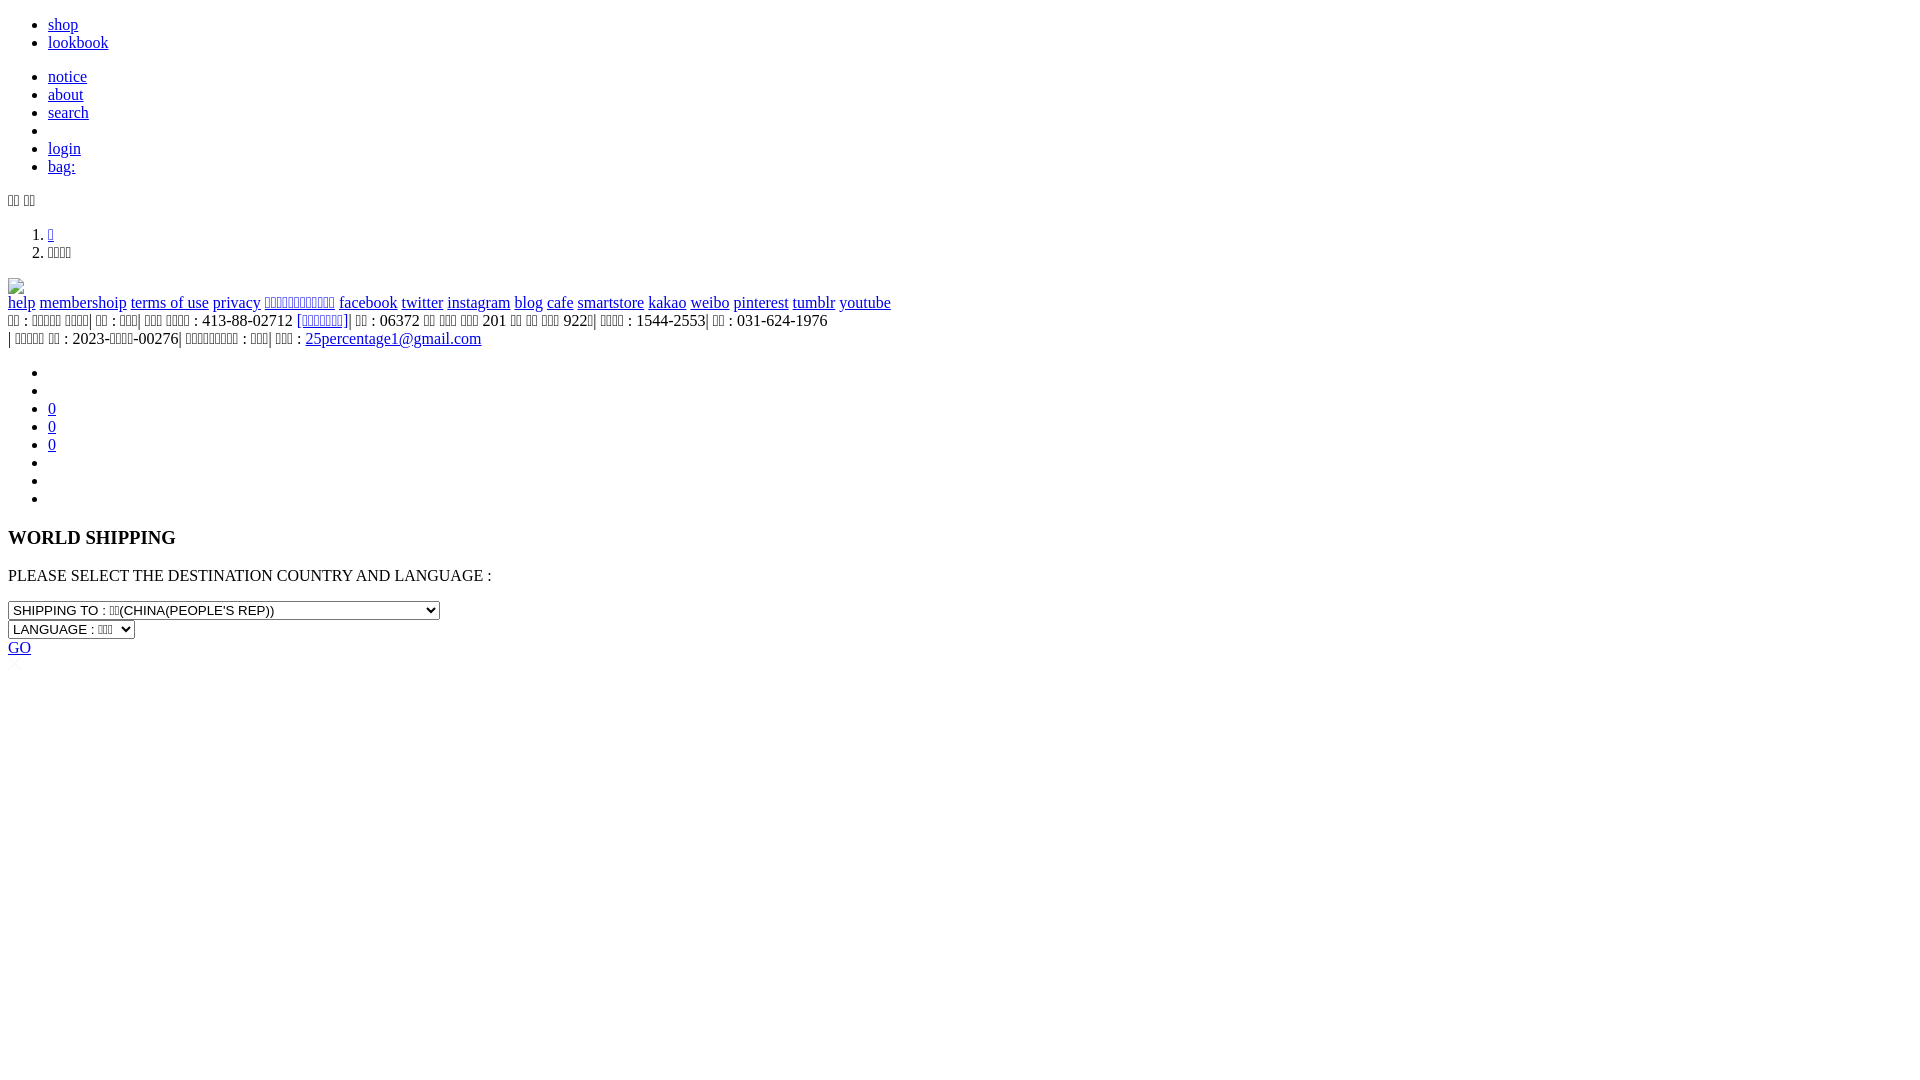 This screenshot has height=1080, width=1920. What do you see at coordinates (39, 302) in the screenshot?
I see `'membershoip'` at bounding box center [39, 302].